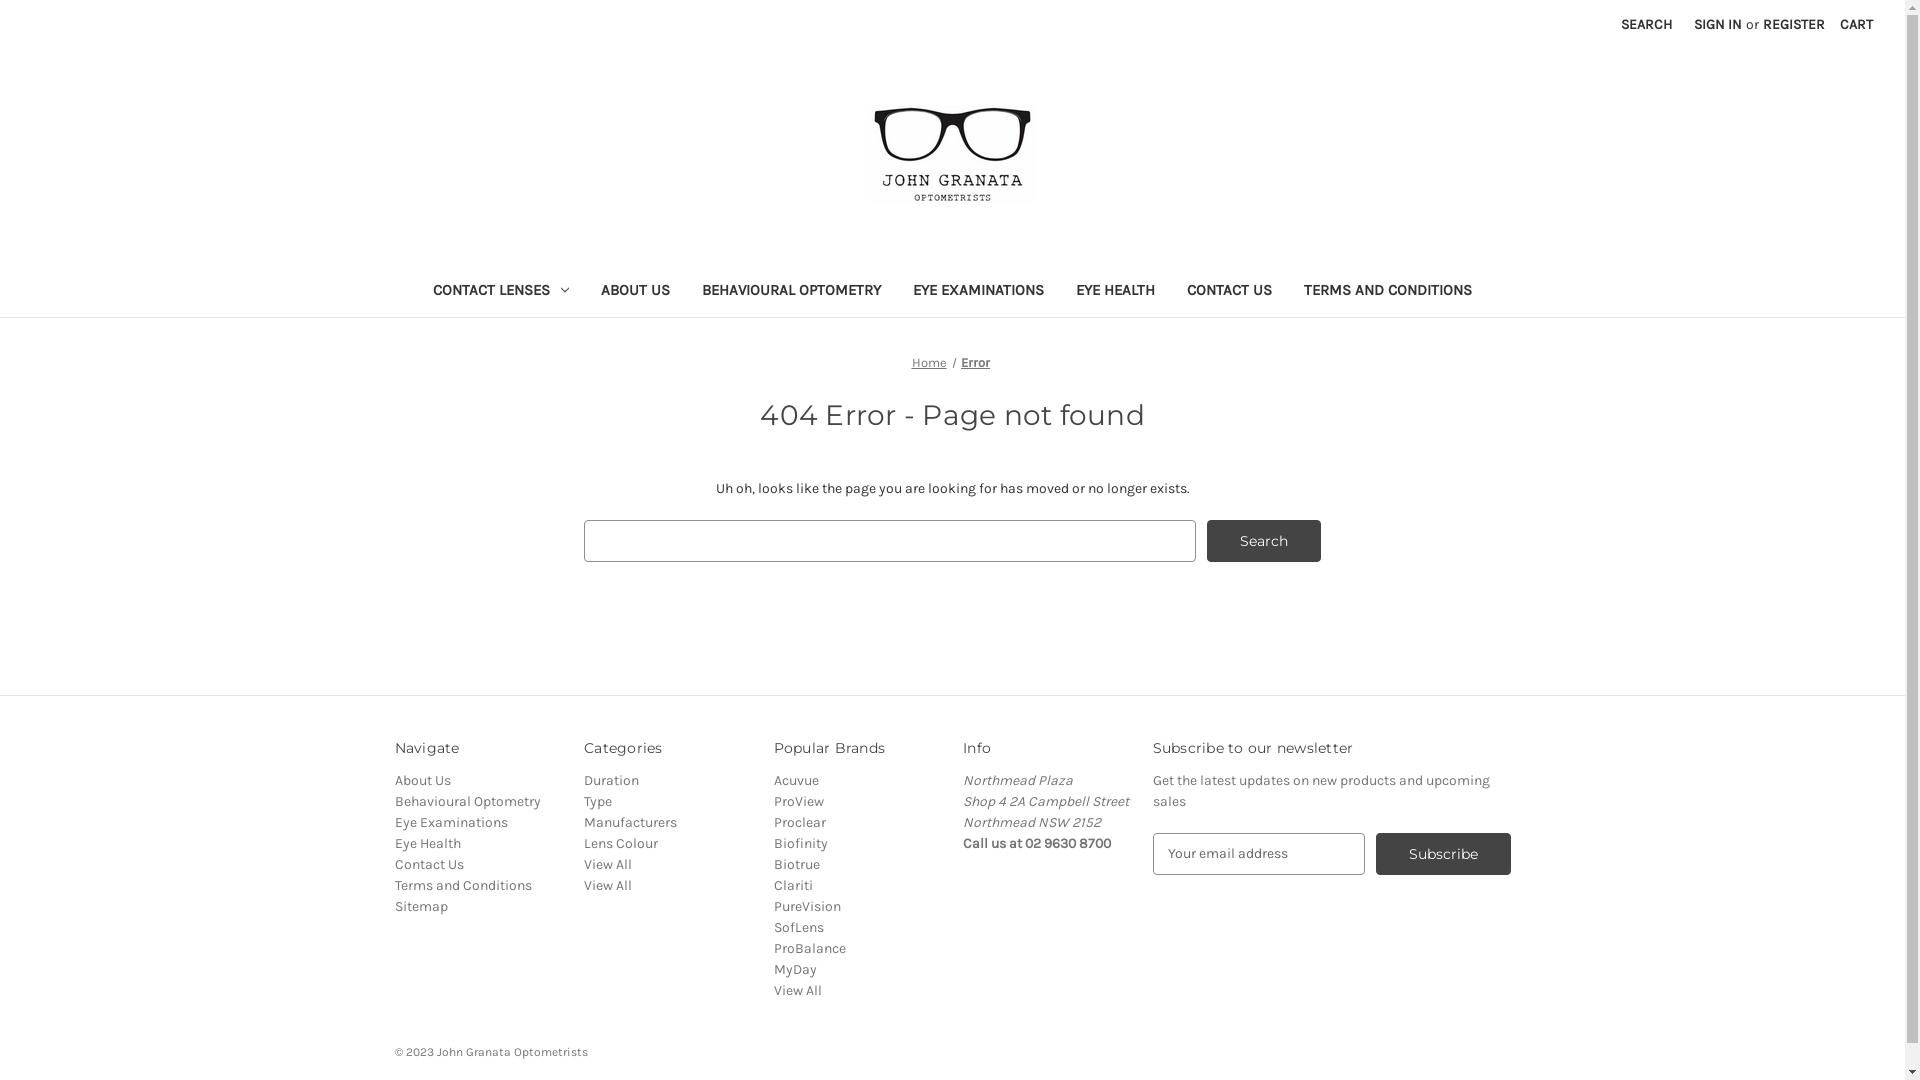 The image size is (1920, 1080). Describe the element at coordinates (426, 843) in the screenshot. I see `'Eye Health'` at that location.